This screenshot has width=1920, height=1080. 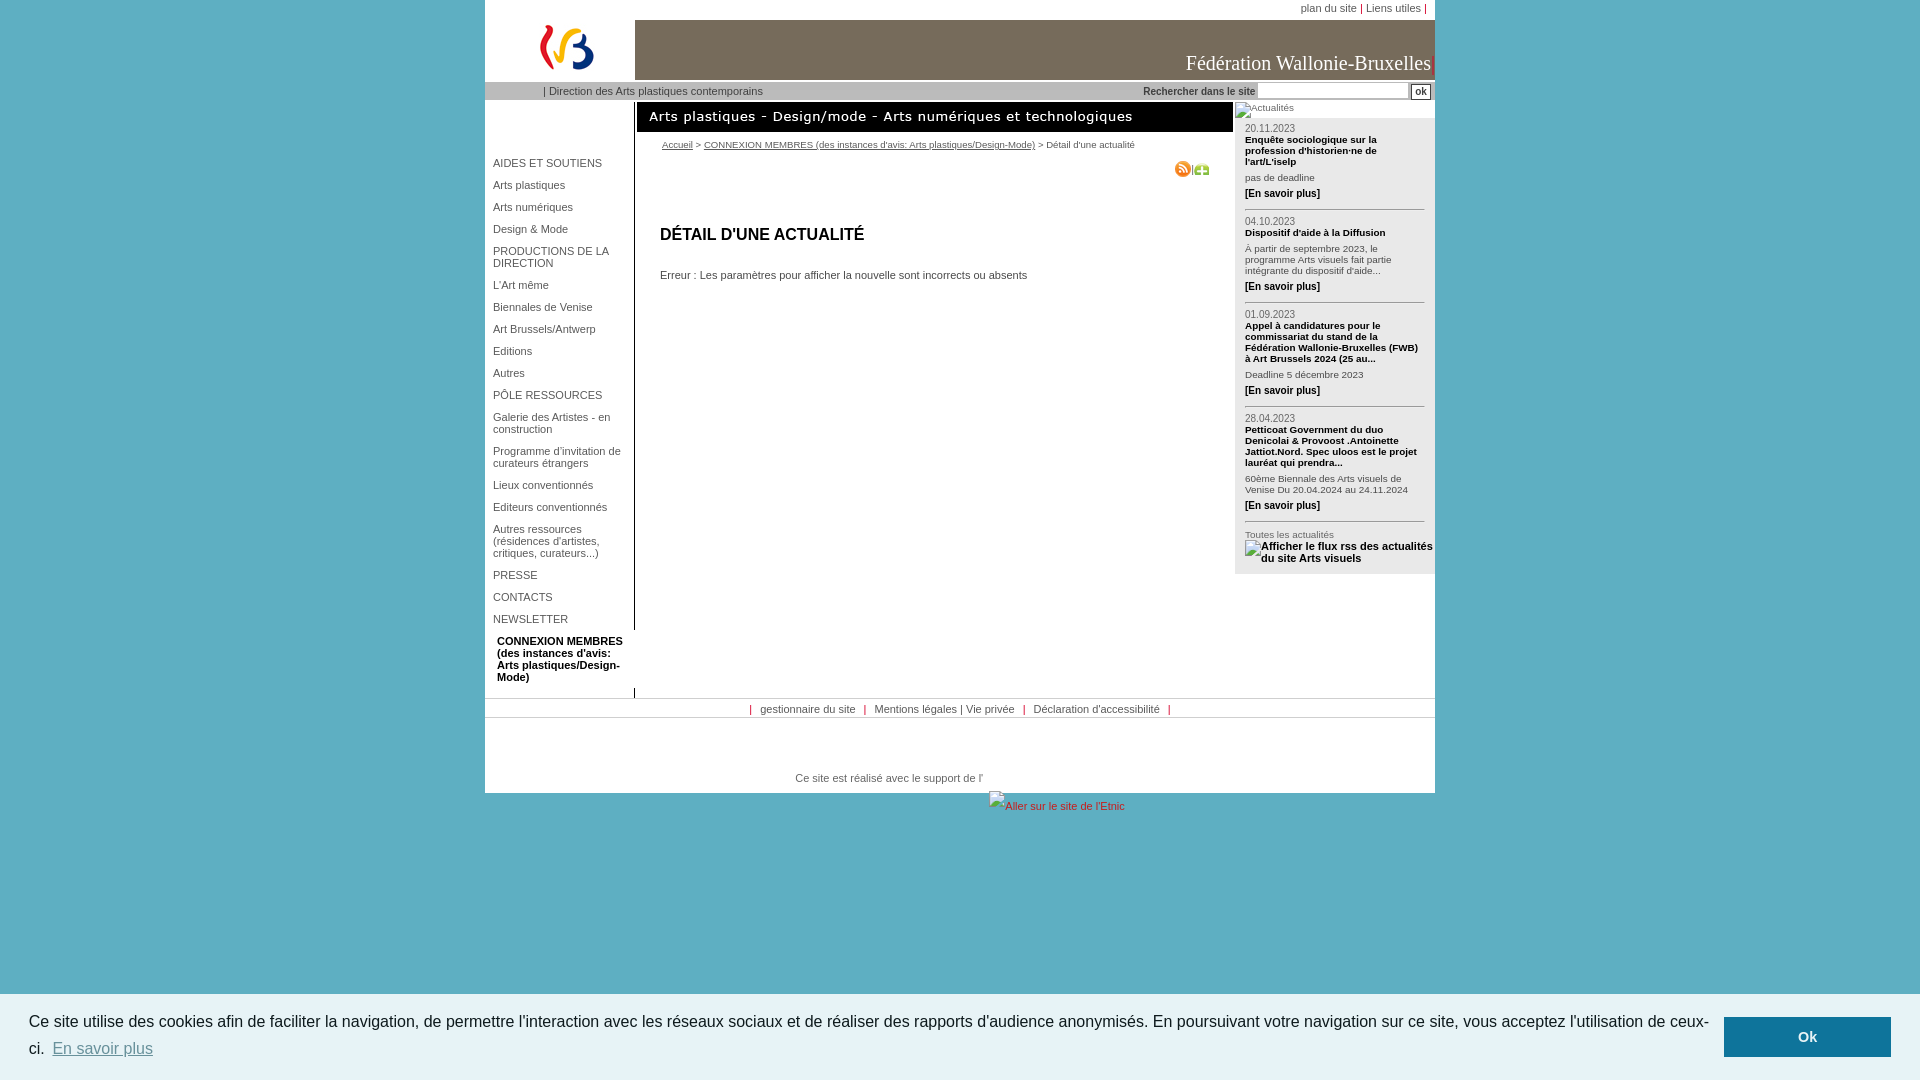 What do you see at coordinates (677, 143) in the screenshot?
I see `'Accueil'` at bounding box center [677, 143].